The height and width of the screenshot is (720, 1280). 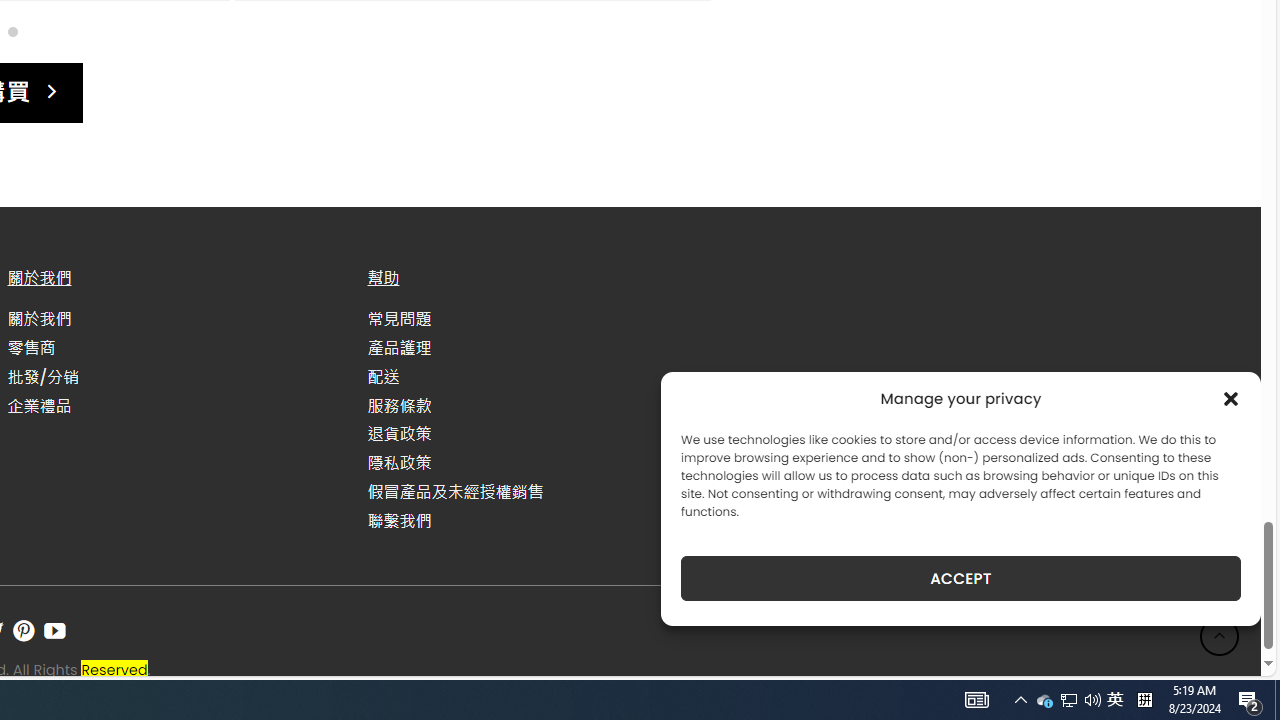 I want to click on 'Page dot 3', so click(x=12, y=31).